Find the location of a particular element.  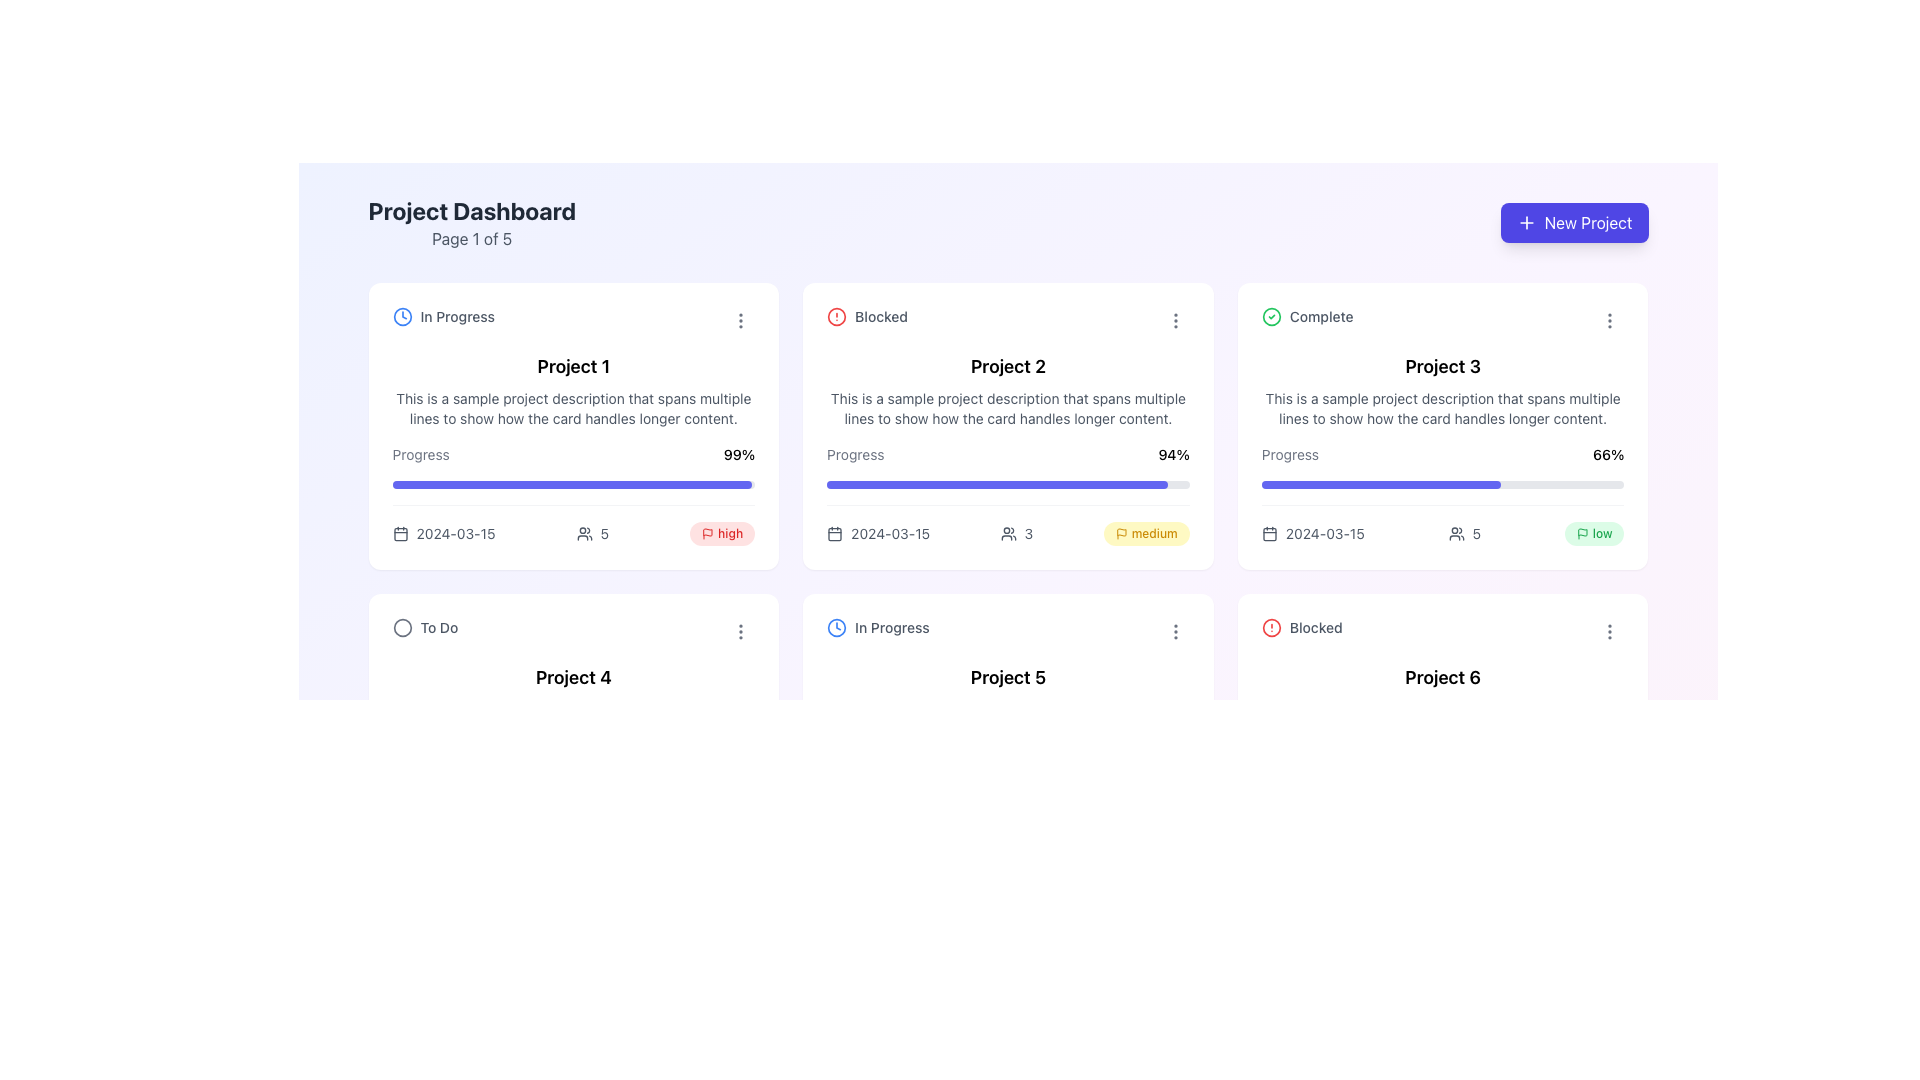

the text label displaying 'Project 5', which is styled as a bold, large font and is centrally positioned in its card, located beneath the status label 'In Progress' is located at coordinates (1008, 677).